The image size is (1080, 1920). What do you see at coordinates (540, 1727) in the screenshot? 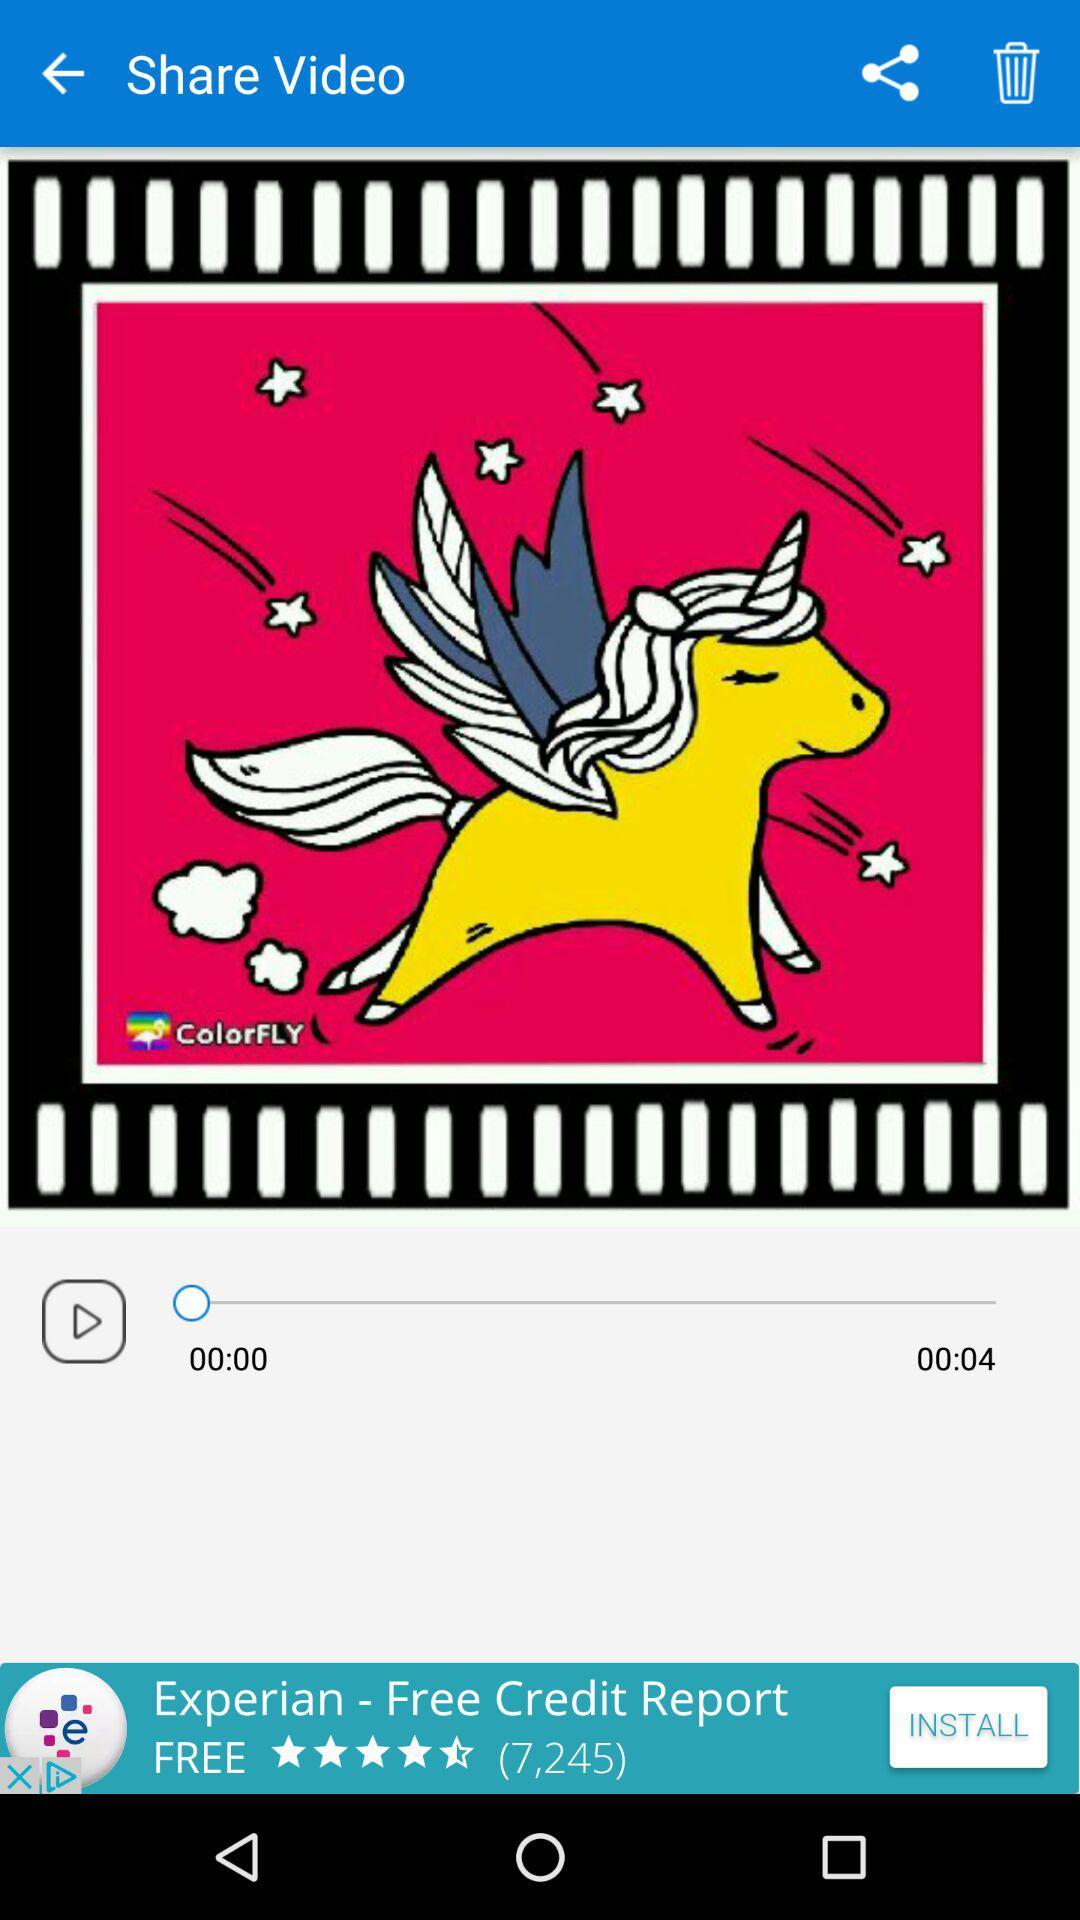
I see `flashing add` at bounding box center [540, 1727].